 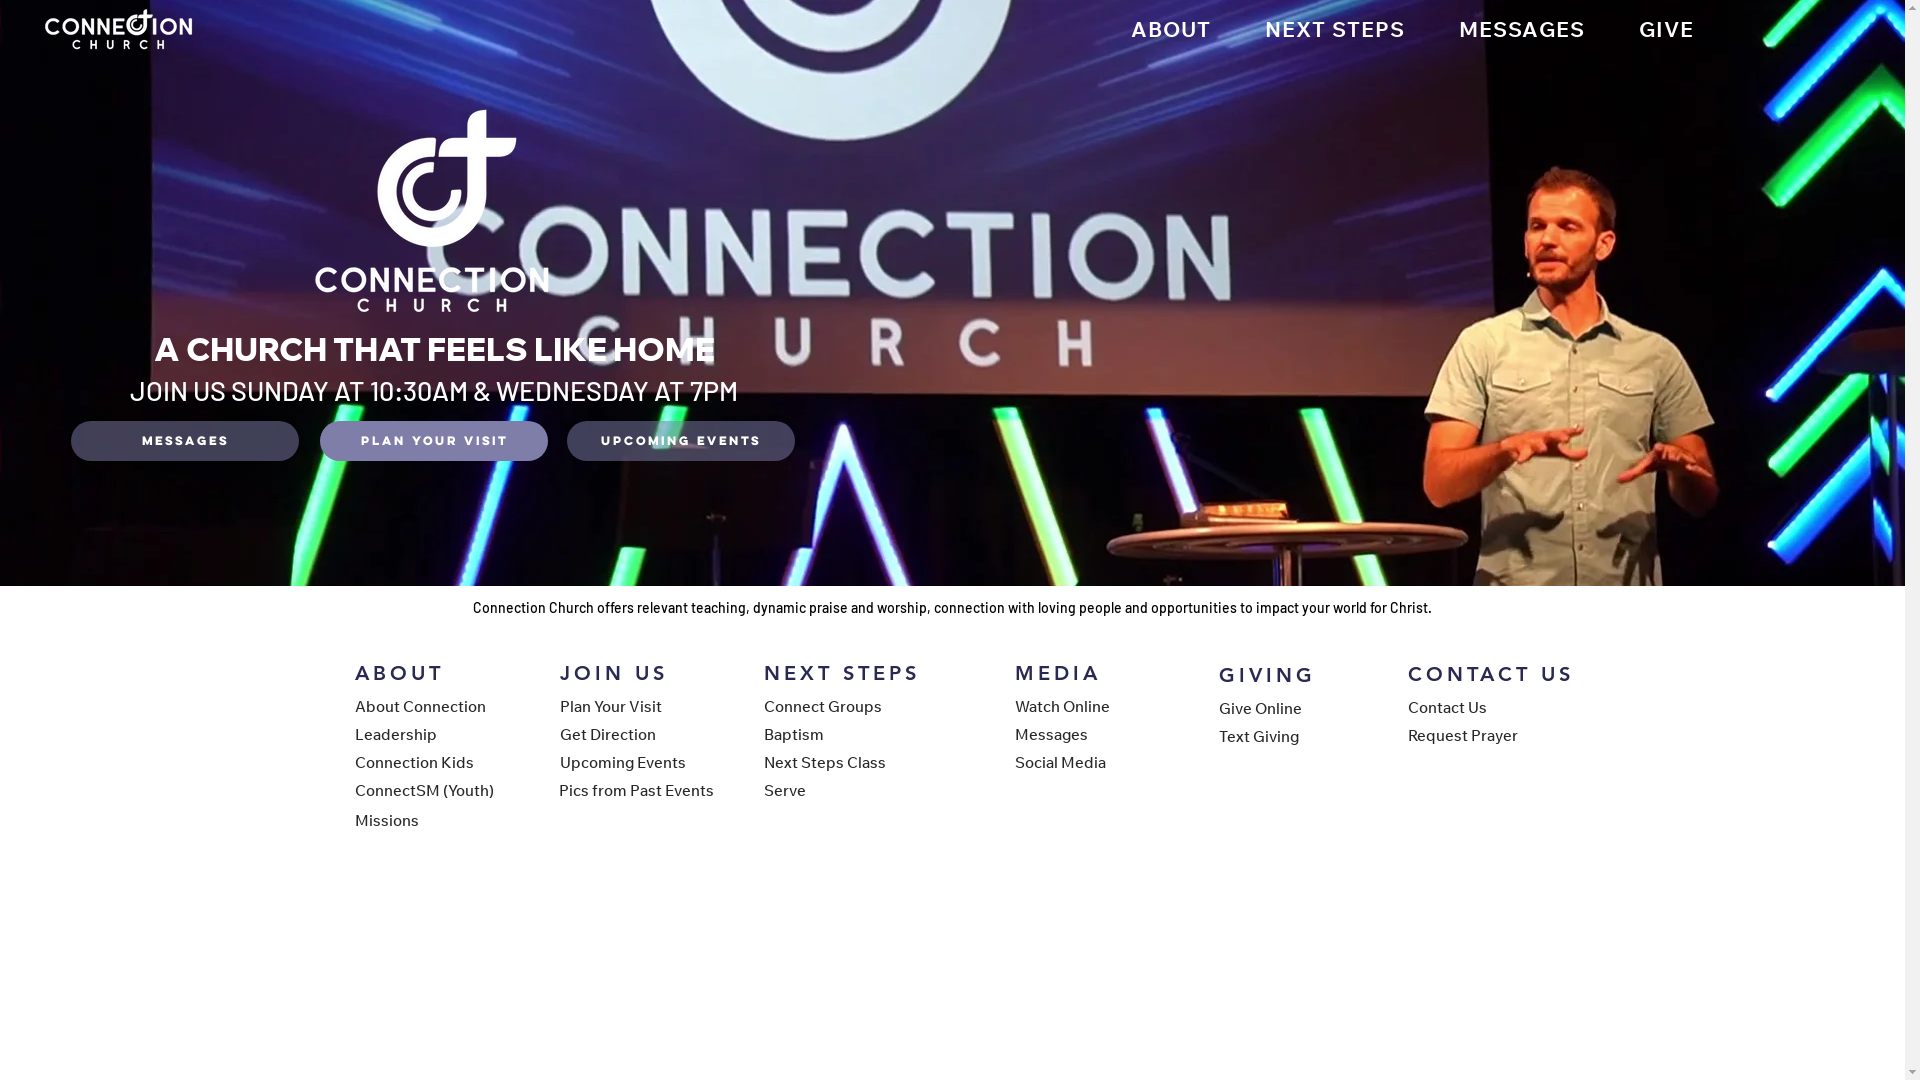 I want to click on 'Missions', so click(x=354, y=820).